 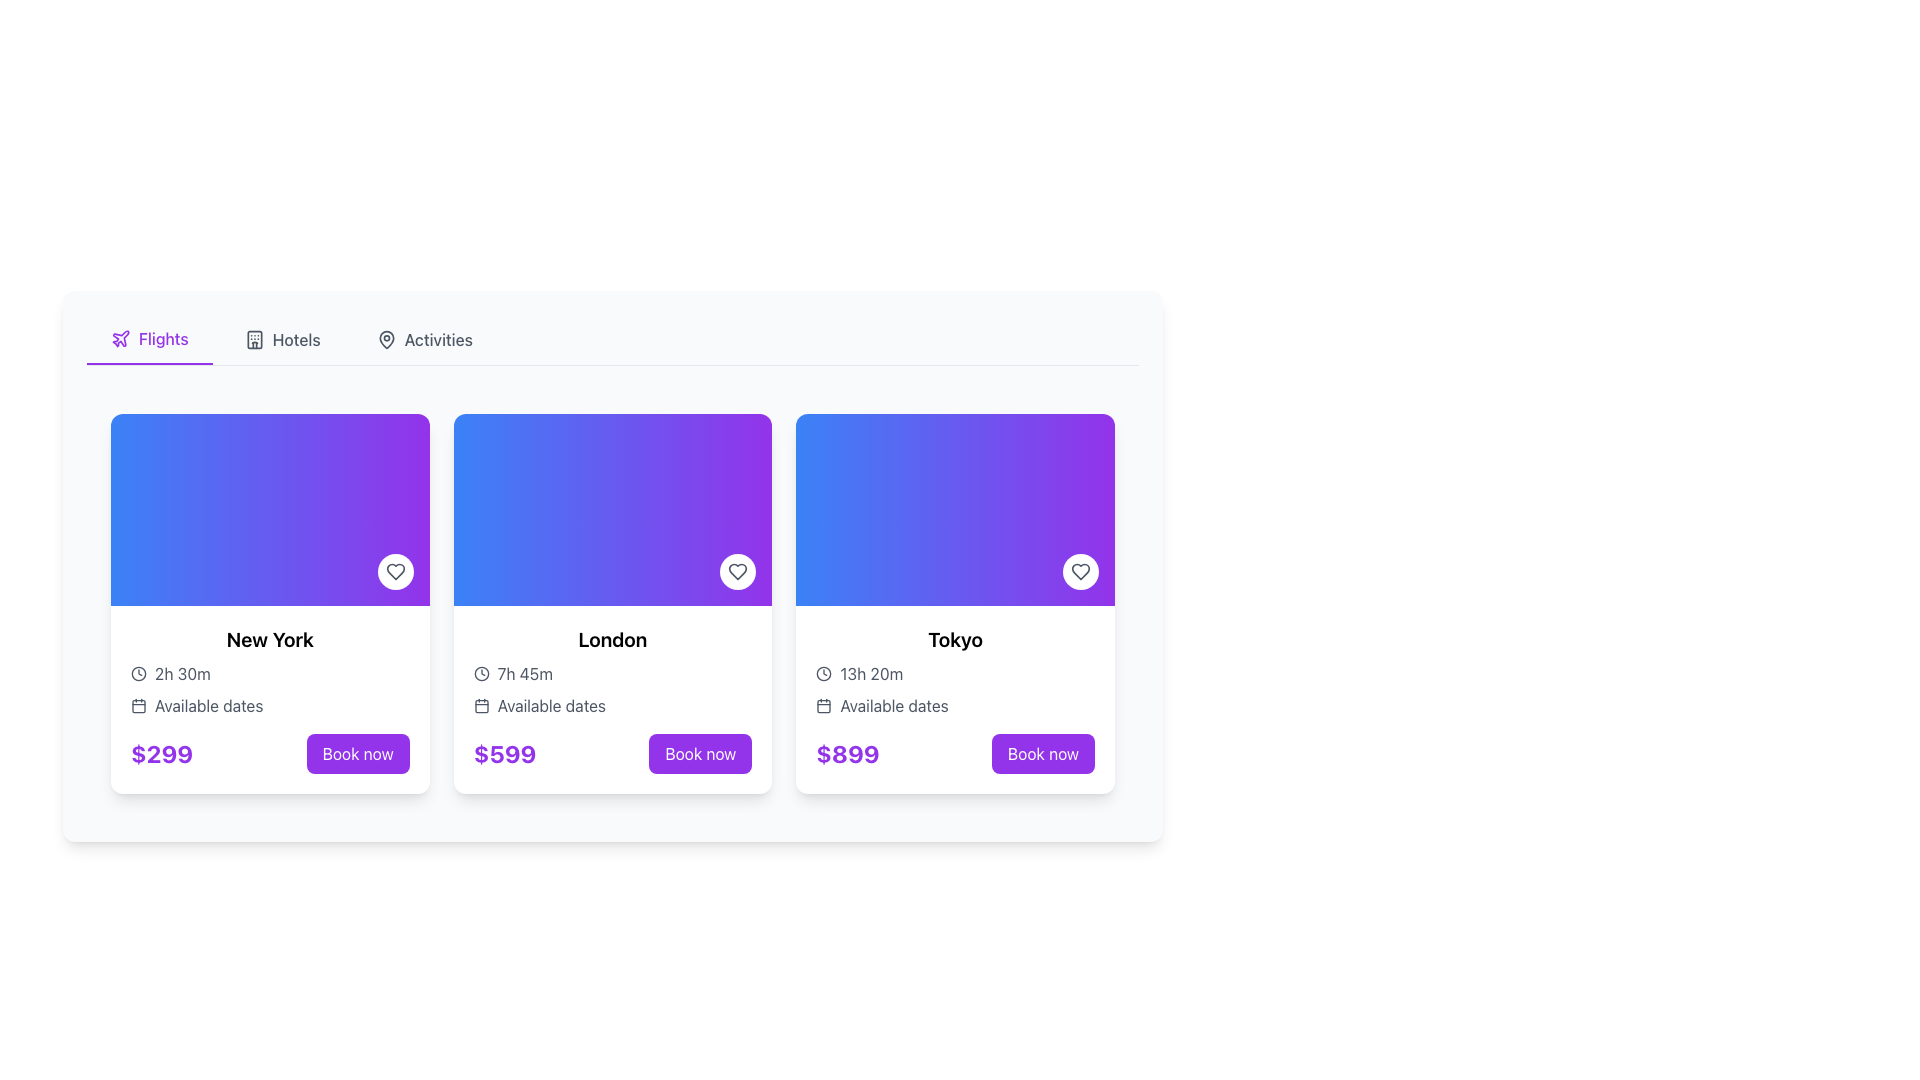 What do you see at coordinates (551, 704) in the screenshot?
I see `the text label that serves as a heading for available travel dates, located in the second card from the left, below the trip duration description` at bounding box center [551, 704].